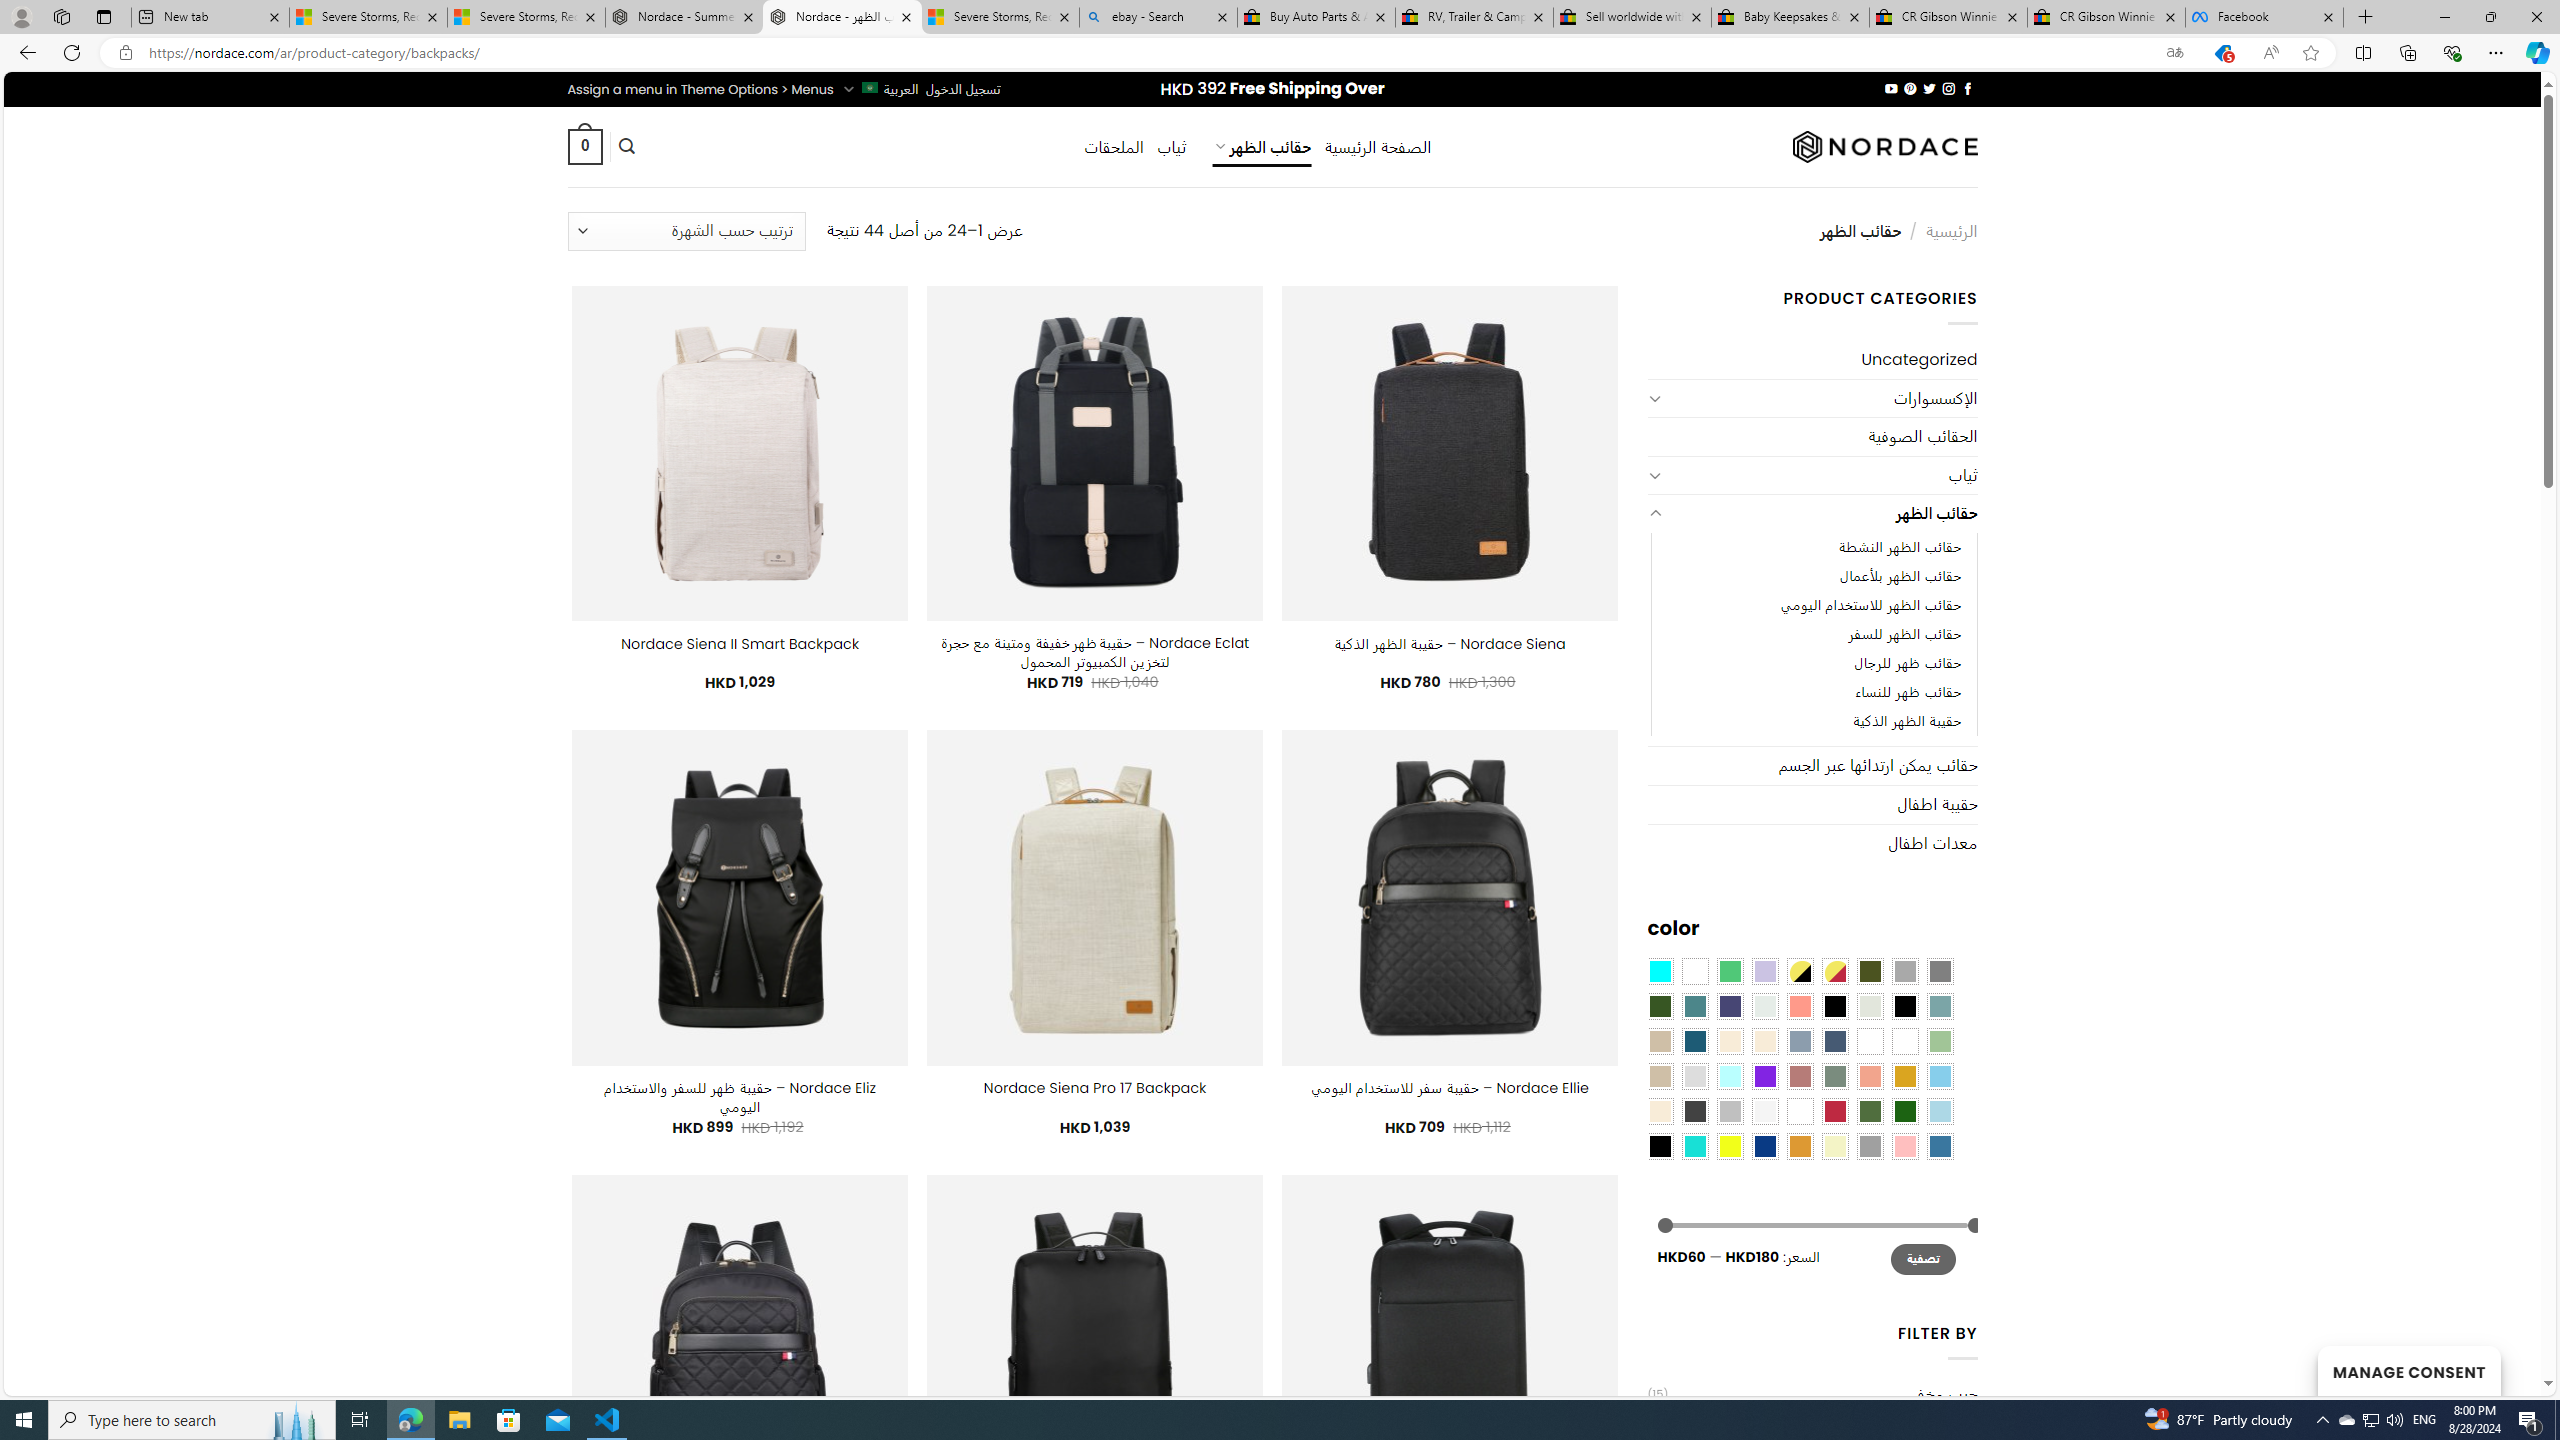 Image resolution: width=2560 pixels, height=1440 pixels. What do you see at coordinates (1659, 1006) in the screenshot?
I see `'Forest'` at bounding box center [1659, 1006].